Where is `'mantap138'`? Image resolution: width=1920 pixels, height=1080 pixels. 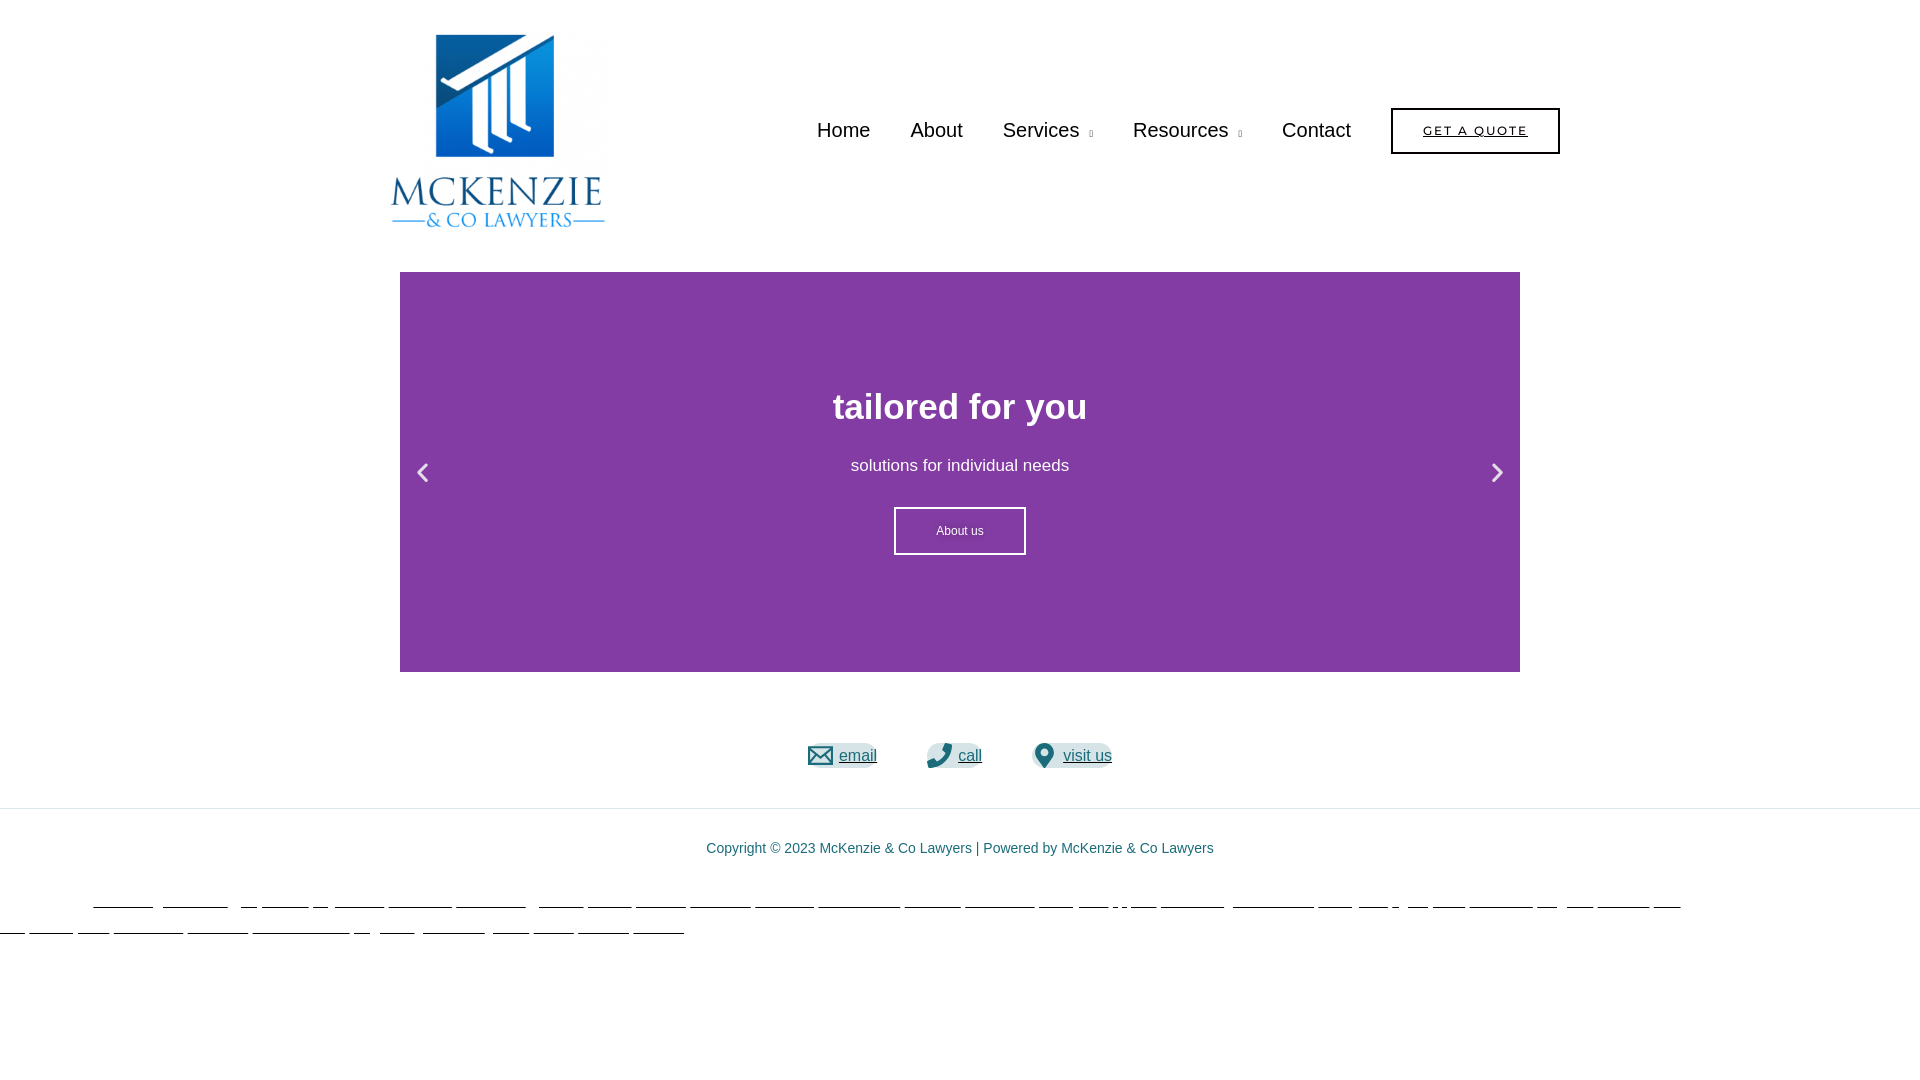 'mantap138' is located at coordinates (68, 926).